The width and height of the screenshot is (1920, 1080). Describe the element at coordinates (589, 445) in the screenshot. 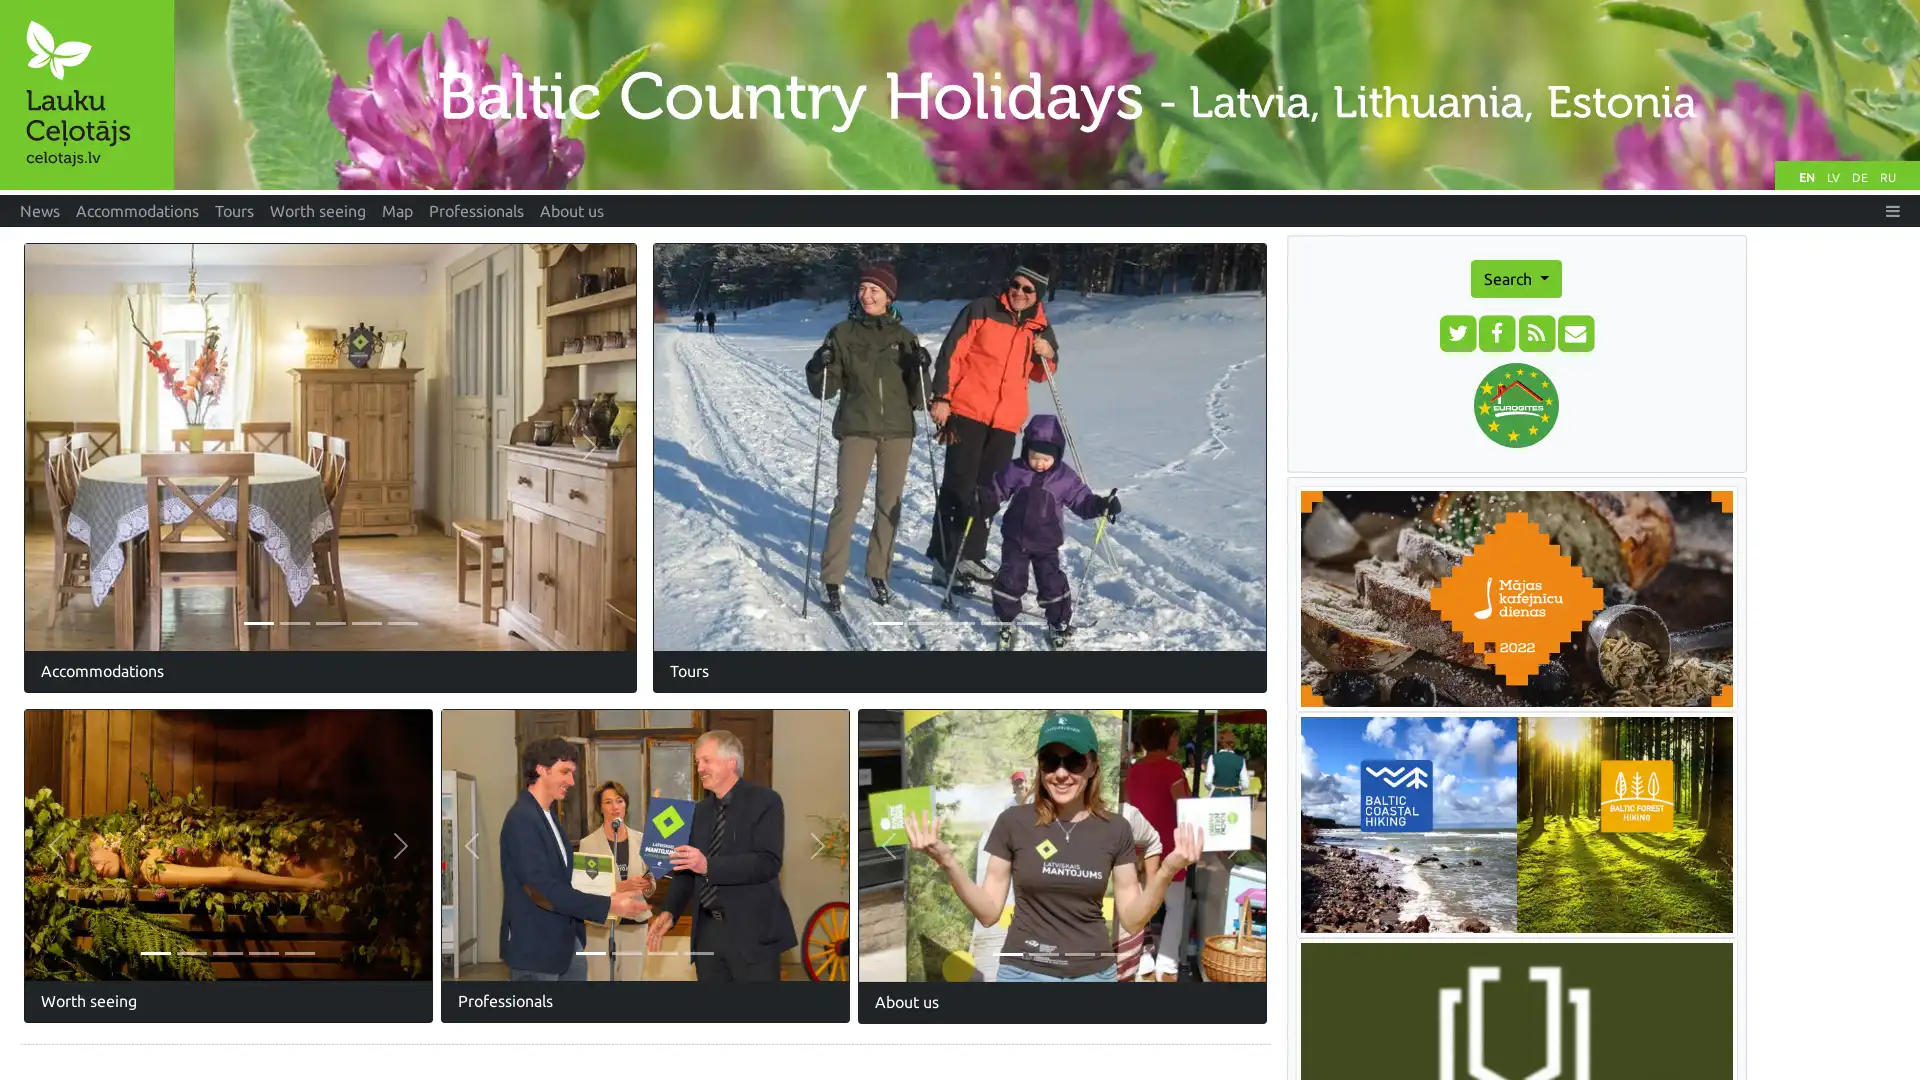

I see `Next` at that location.